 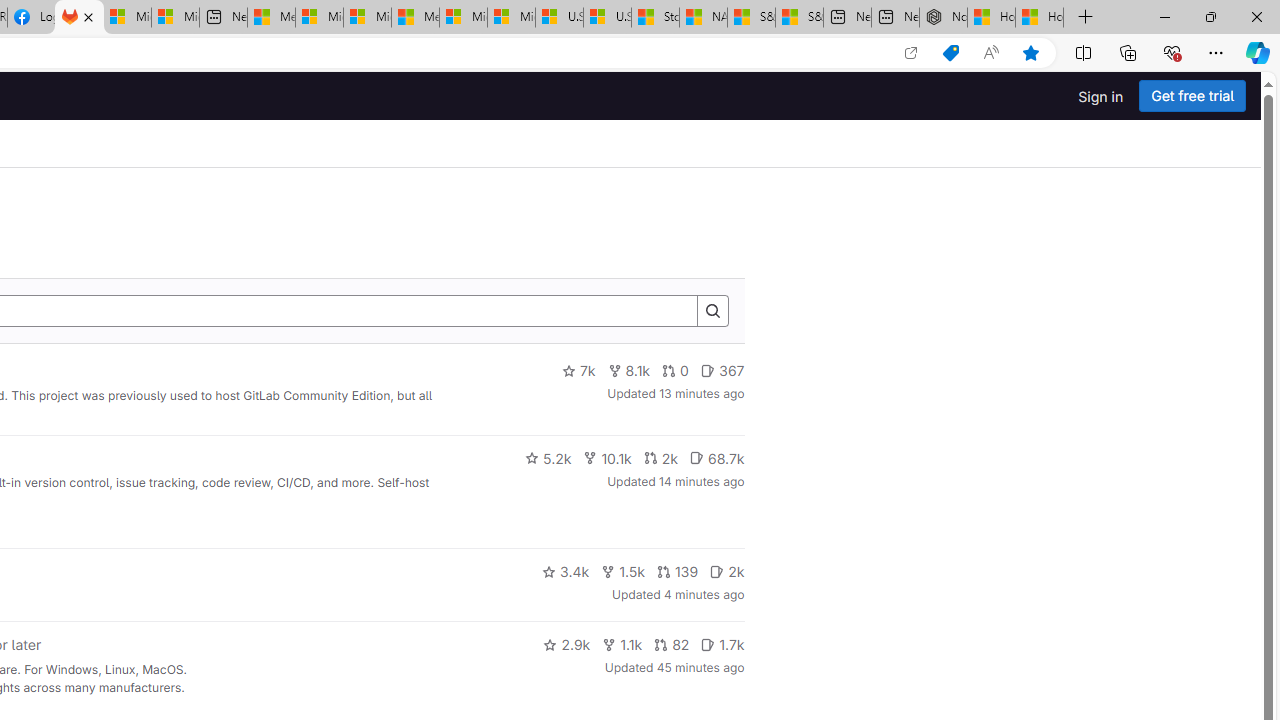 I want to click on 'Get free trial', so click(x=1192, y=96).